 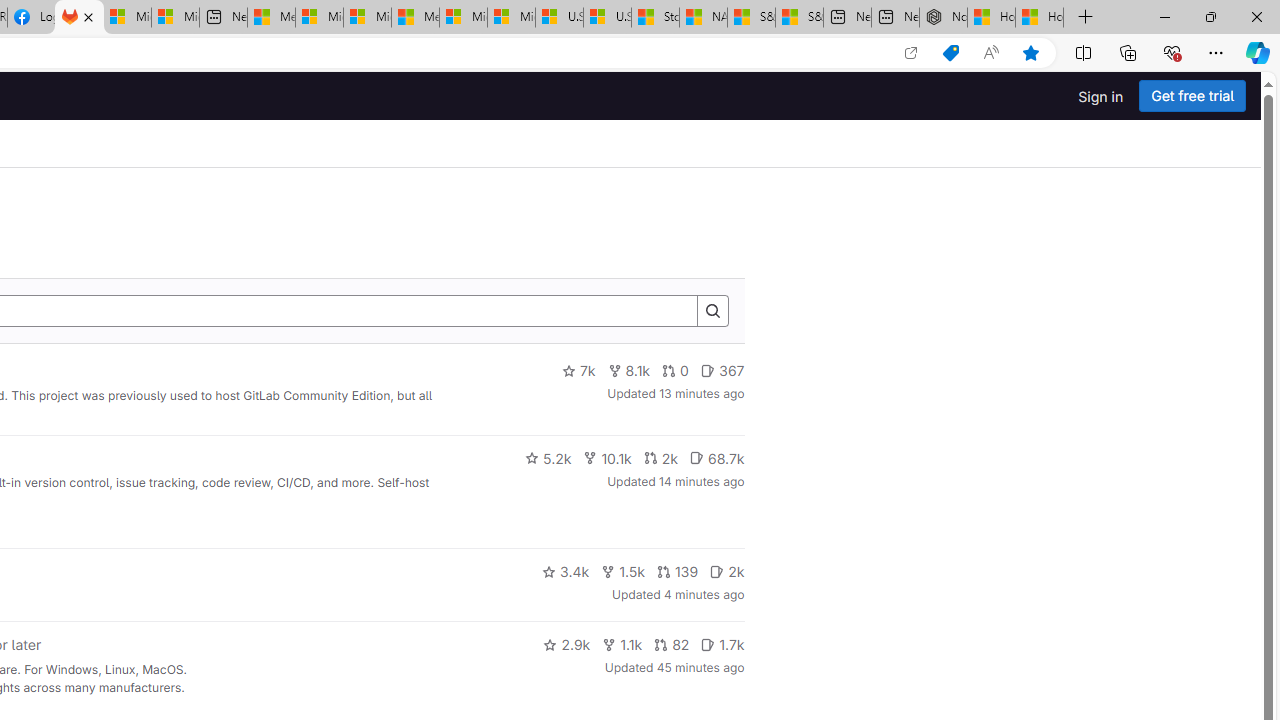 I want to click on 'Get free trial', so click(x=1192, y=96).